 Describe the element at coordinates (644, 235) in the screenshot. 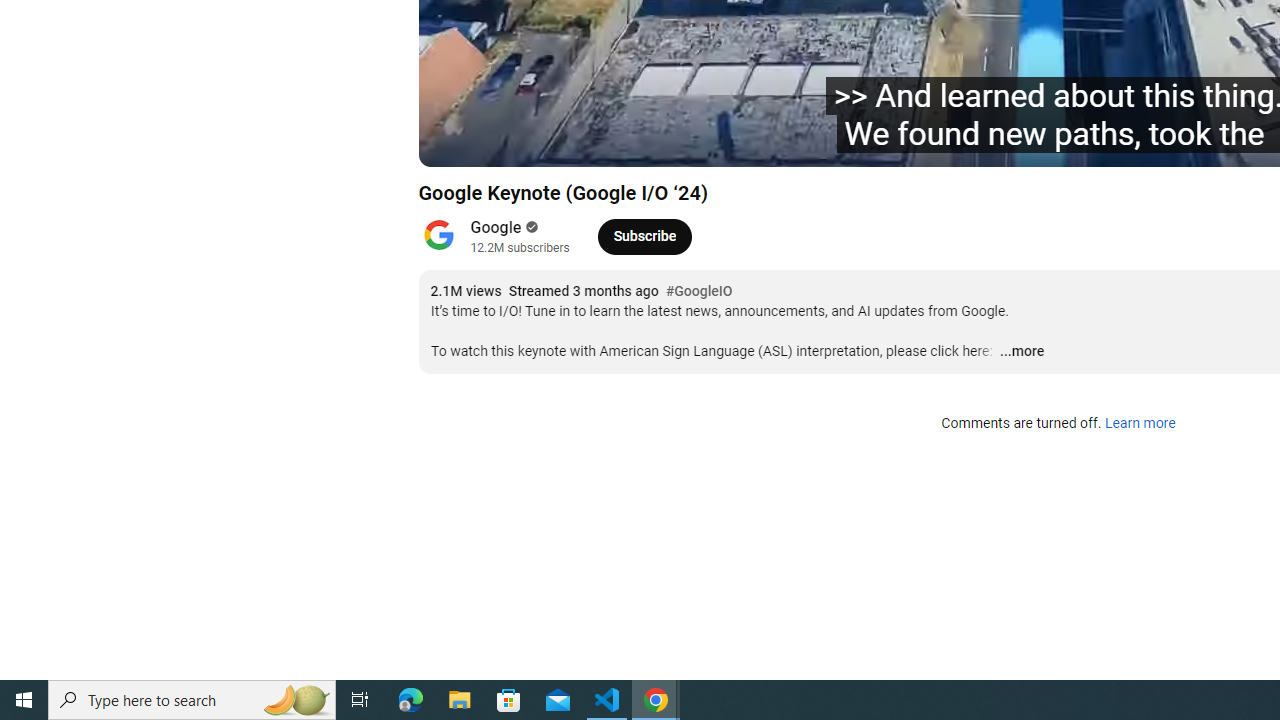

I see `'Subscribe to Google.'` at that location.